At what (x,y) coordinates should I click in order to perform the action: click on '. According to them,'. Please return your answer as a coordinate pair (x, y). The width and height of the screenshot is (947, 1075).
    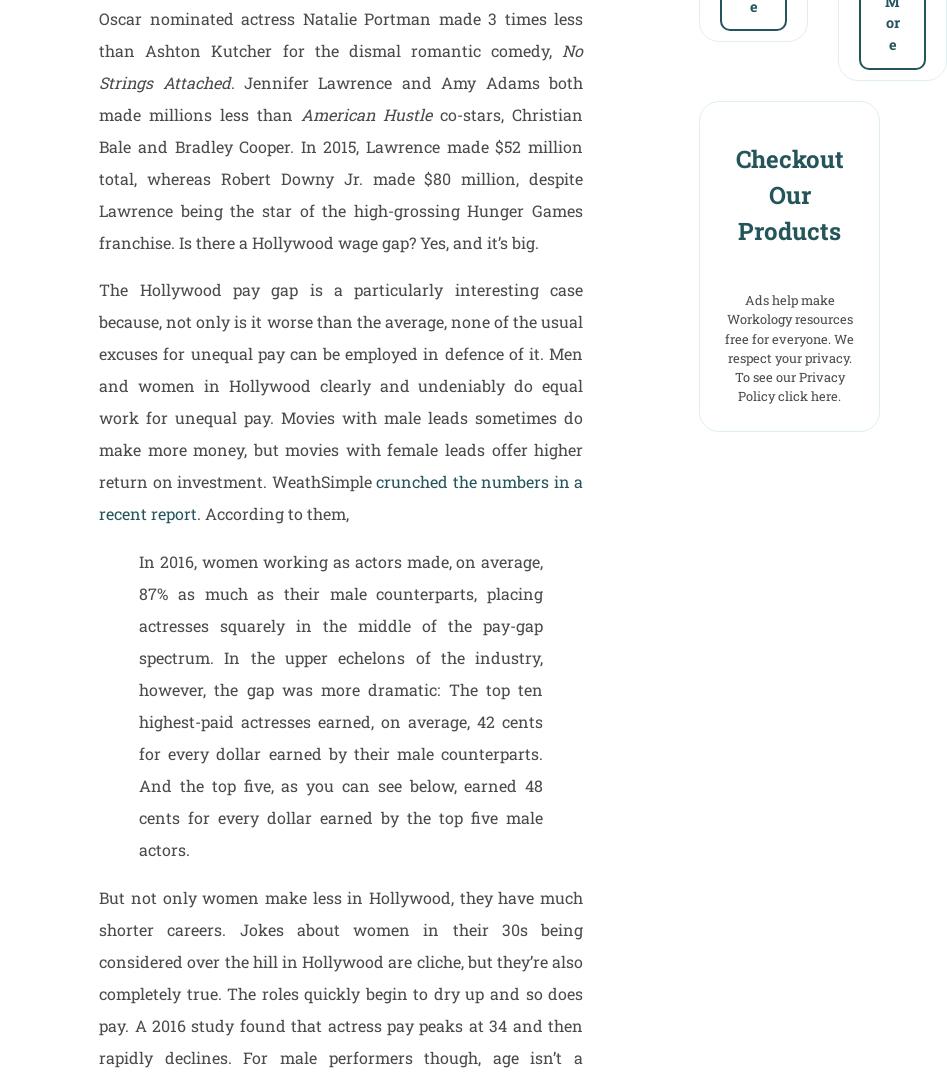
    Looking at the image, I should click on (196, 511).